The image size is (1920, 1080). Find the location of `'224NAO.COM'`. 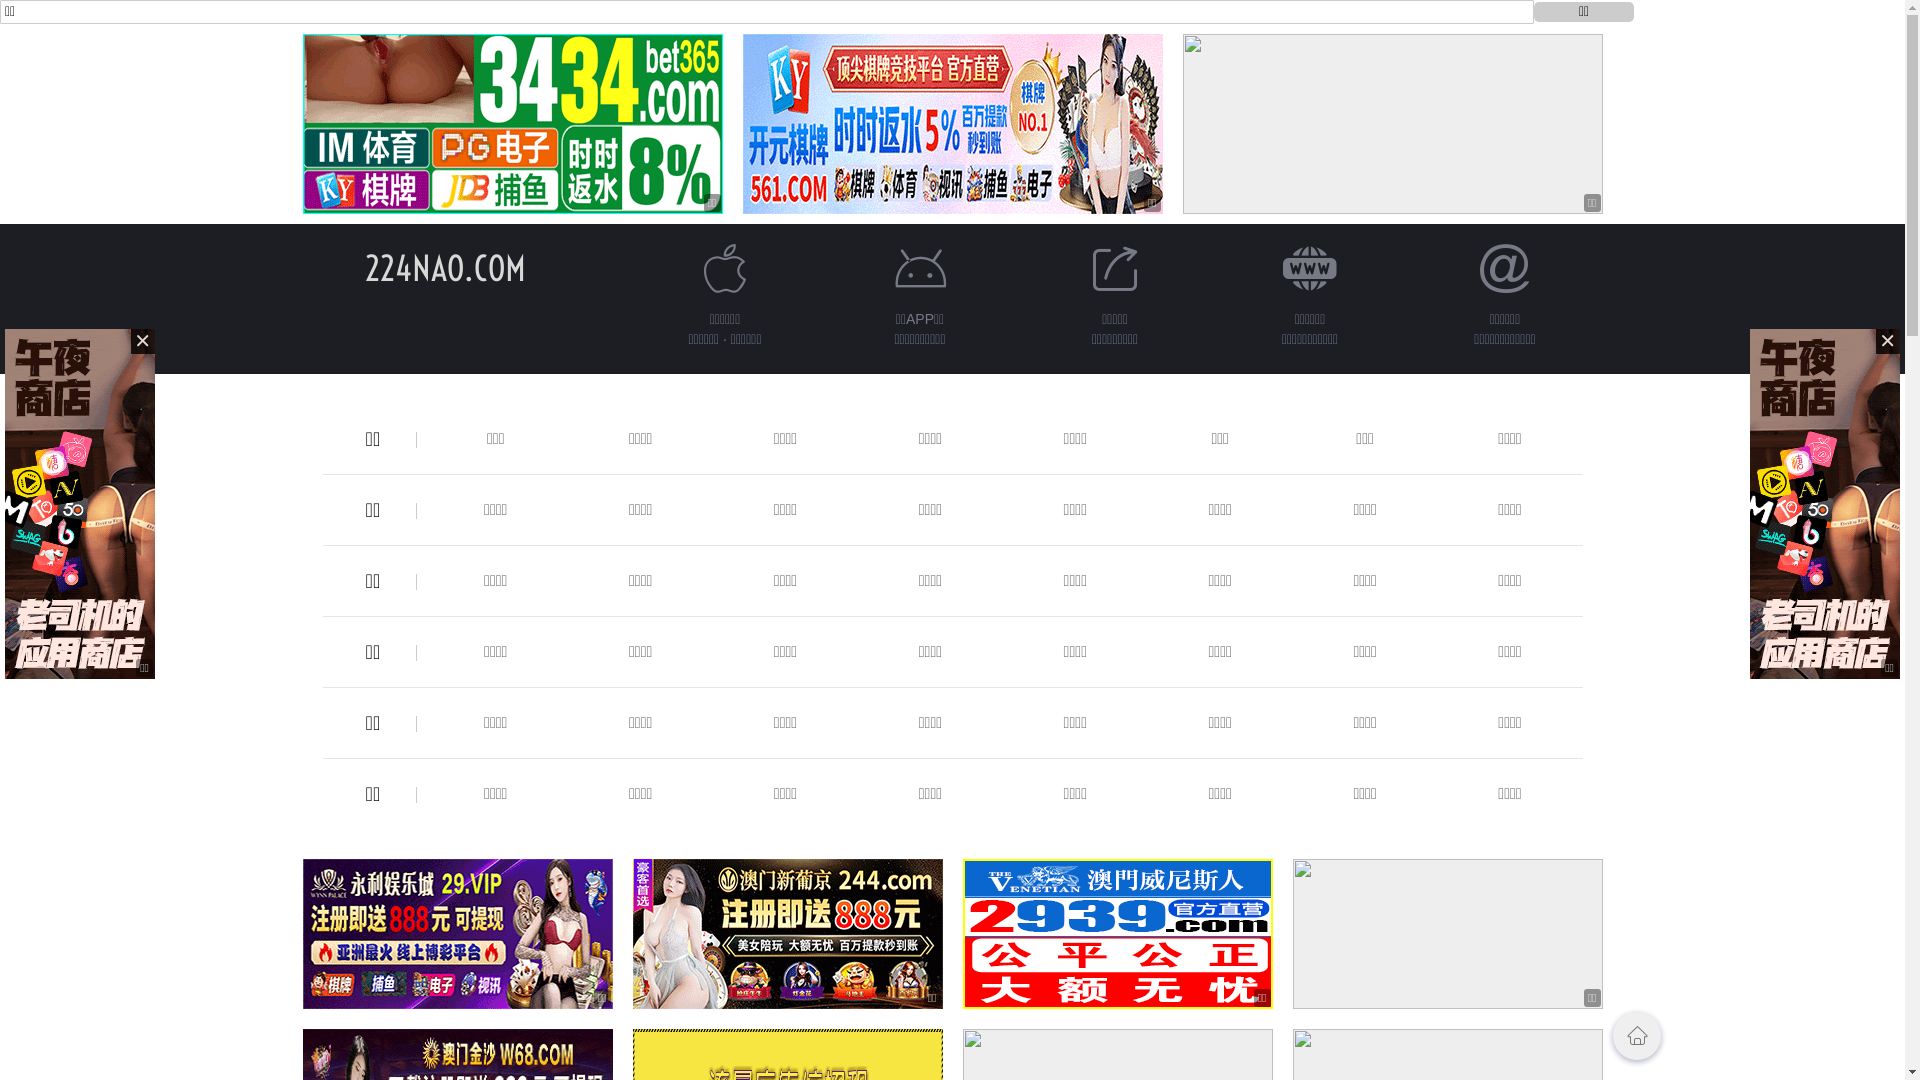

'224NAO.COM' is located at coordinates (444, 267).